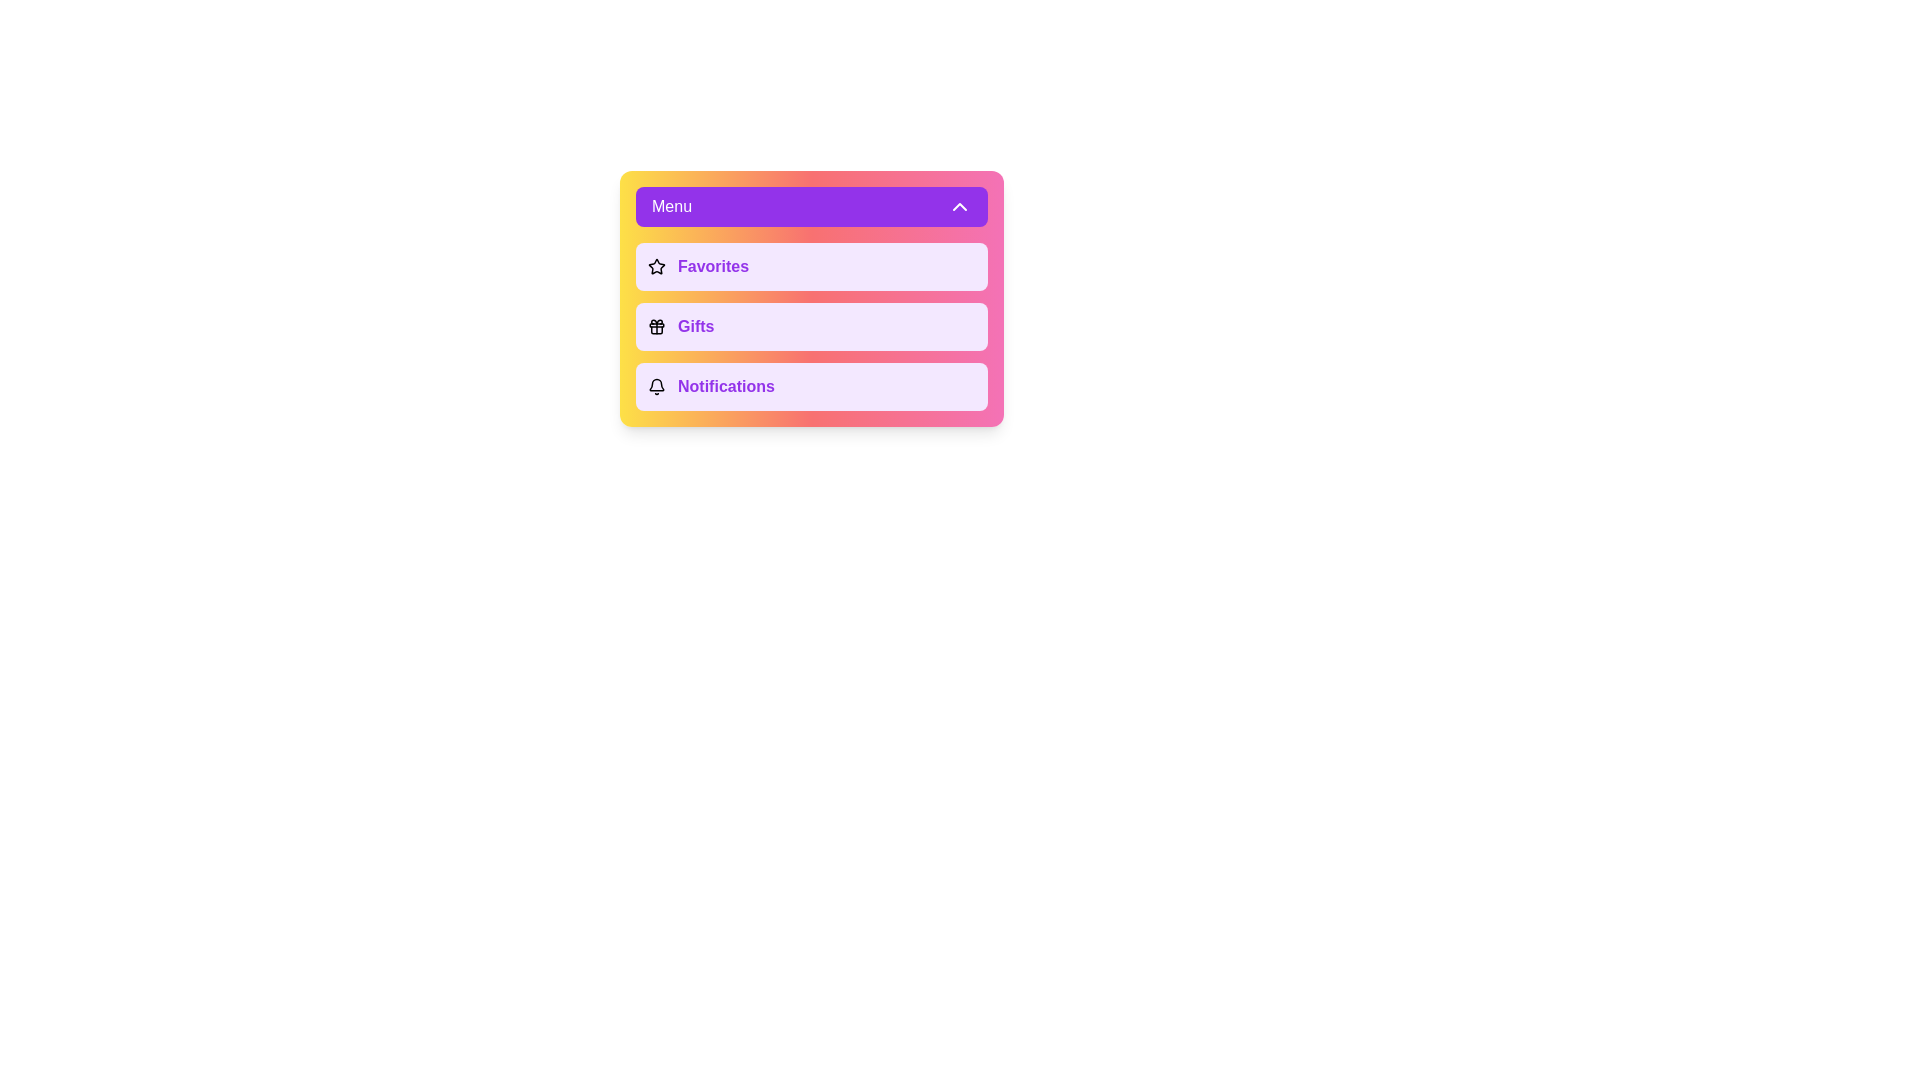 Image resolution: width=1920 pixels, height=1080 pixels. Describe the element at coordinates (811, 386) in the screenshot. I see `the menu option Notifications` at that location.